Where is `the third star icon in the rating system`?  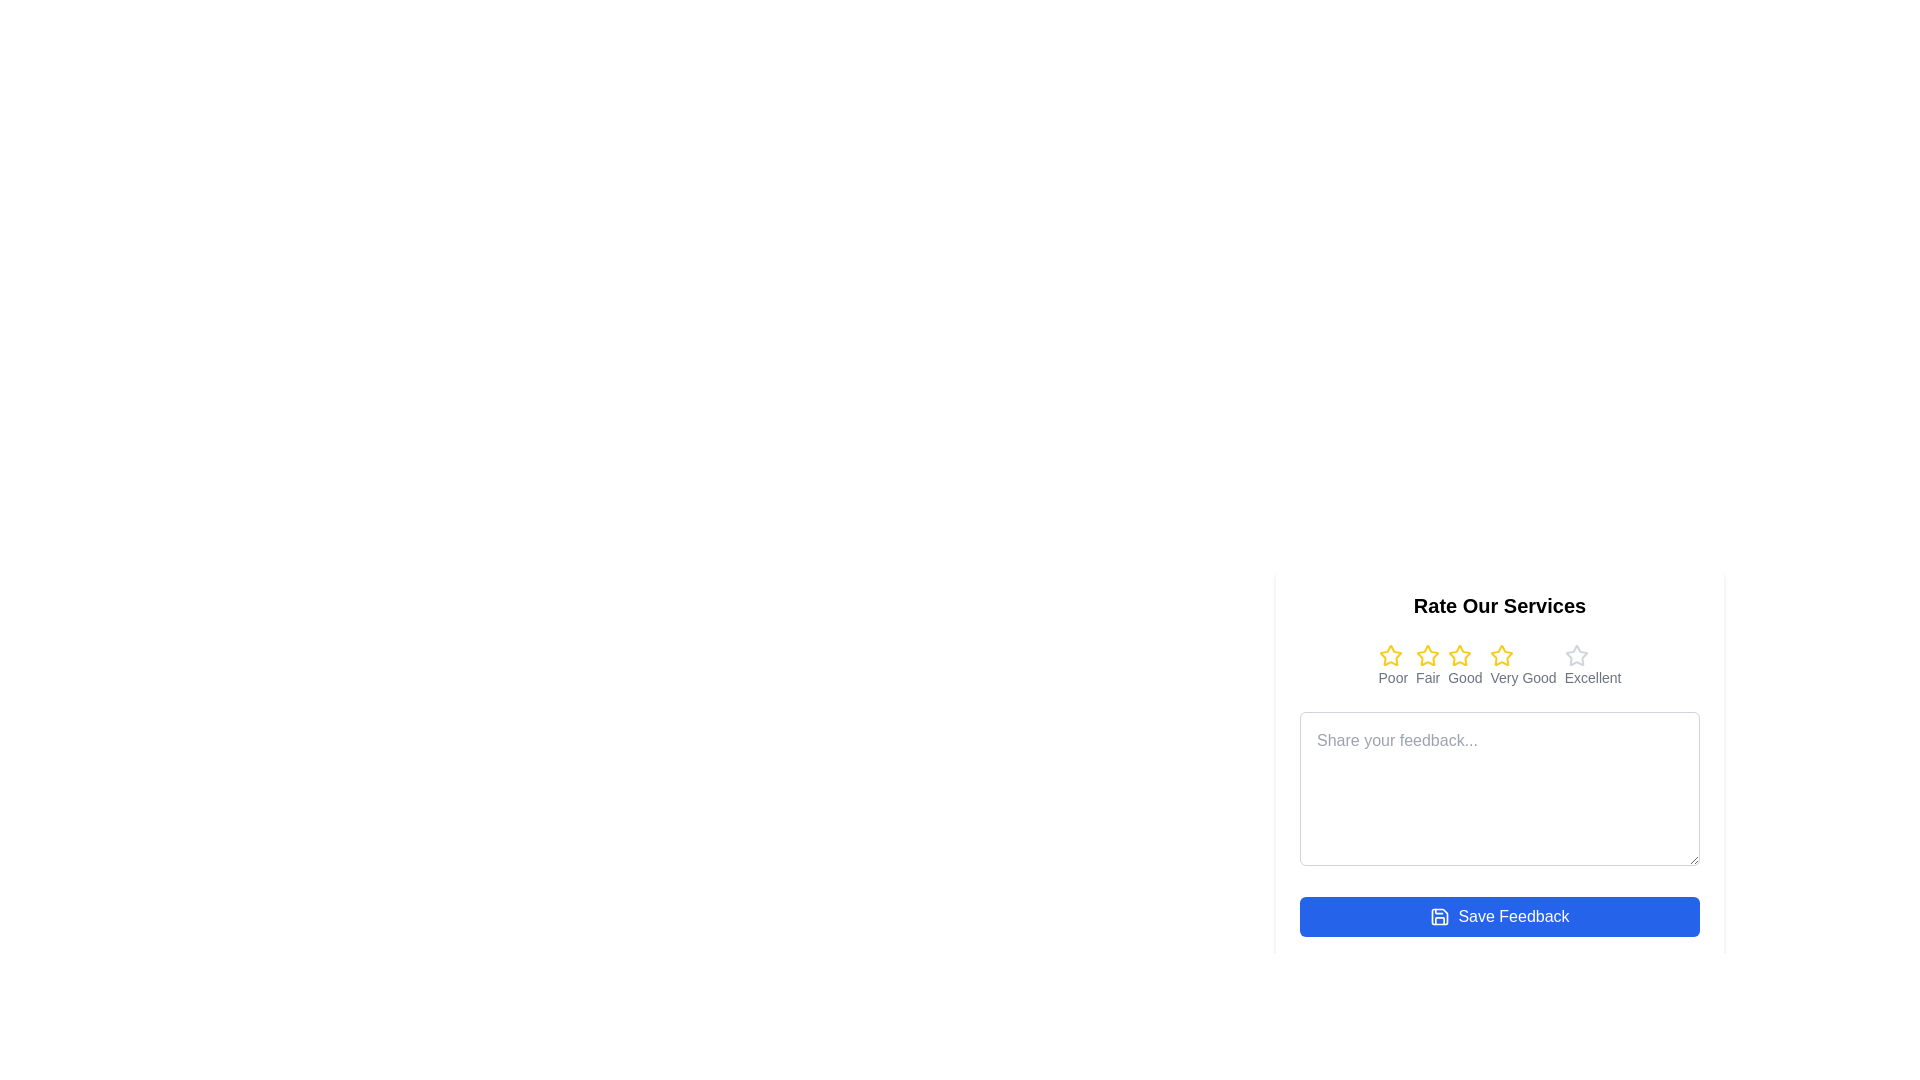 the third star icon in the rating system is located at coordinates (1460, 655).